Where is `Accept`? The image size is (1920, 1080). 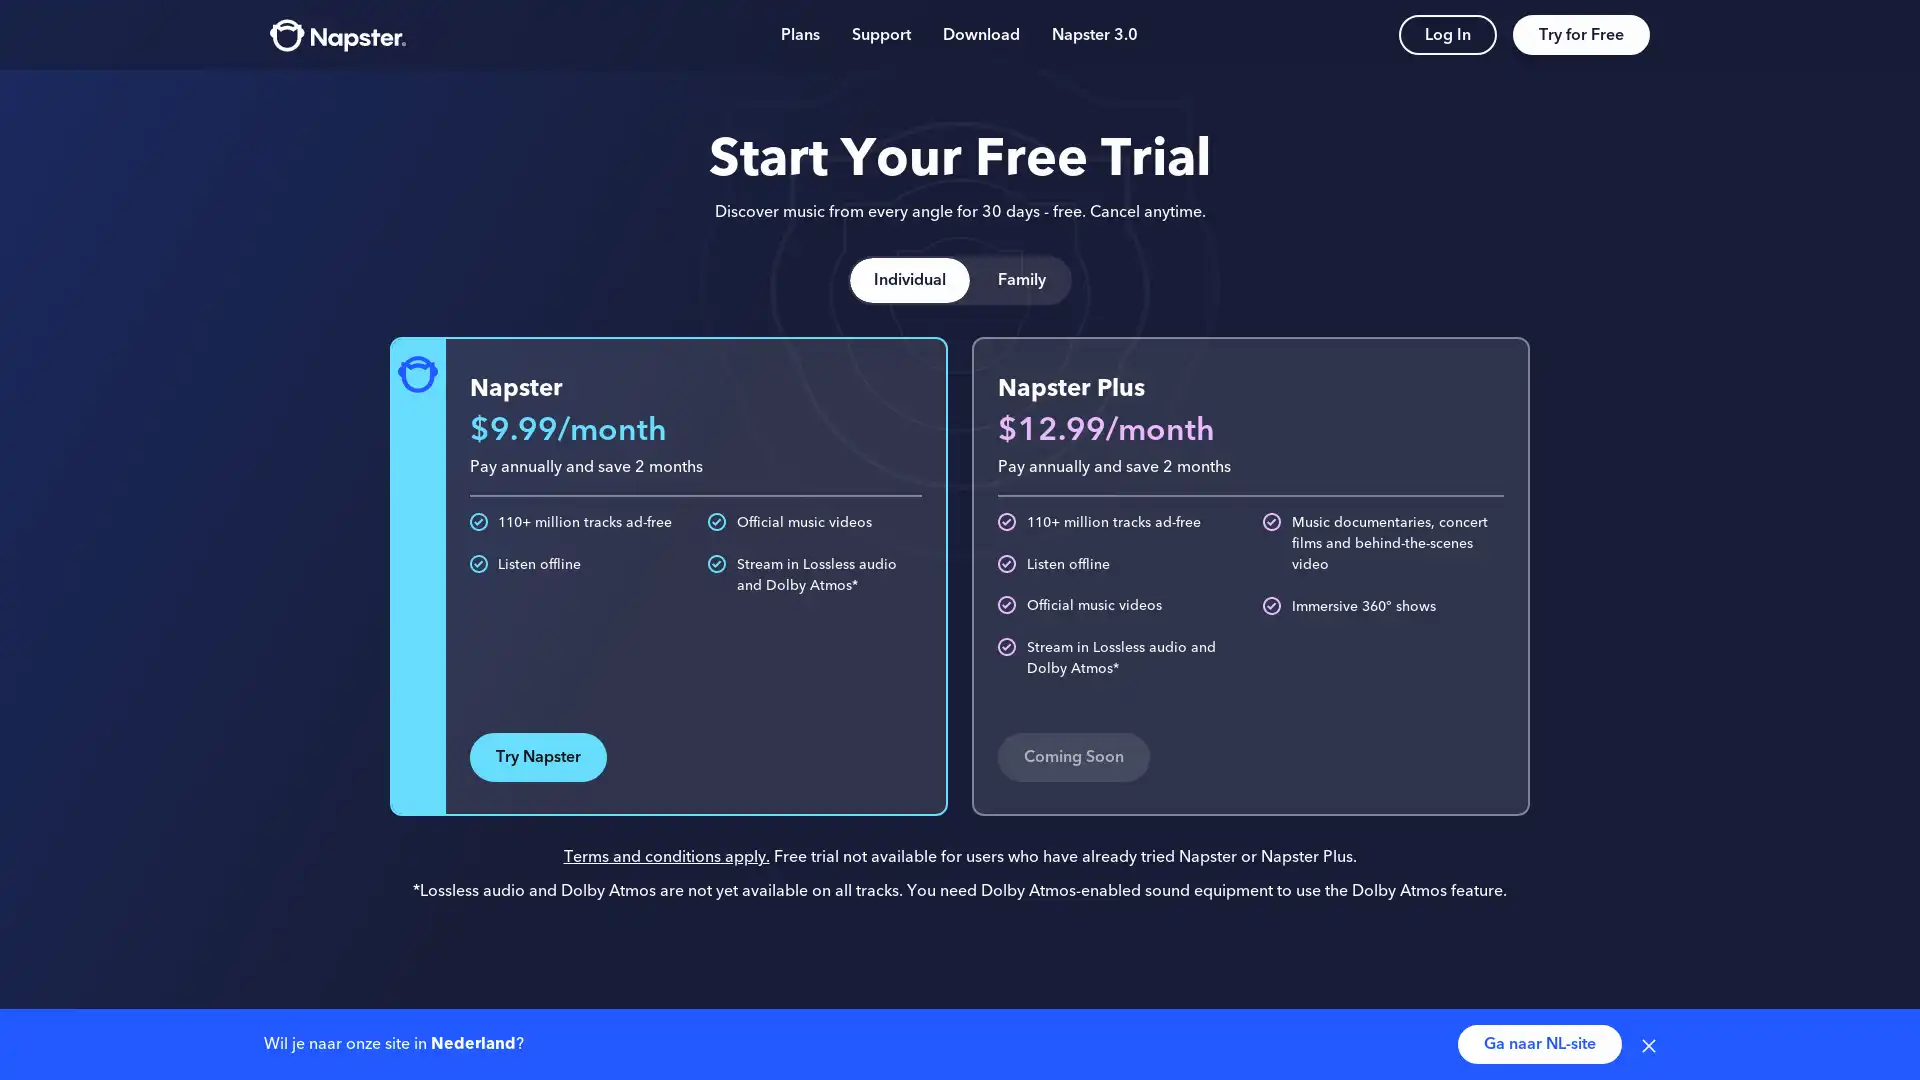 Accept is located at coordinates (1427, 919).